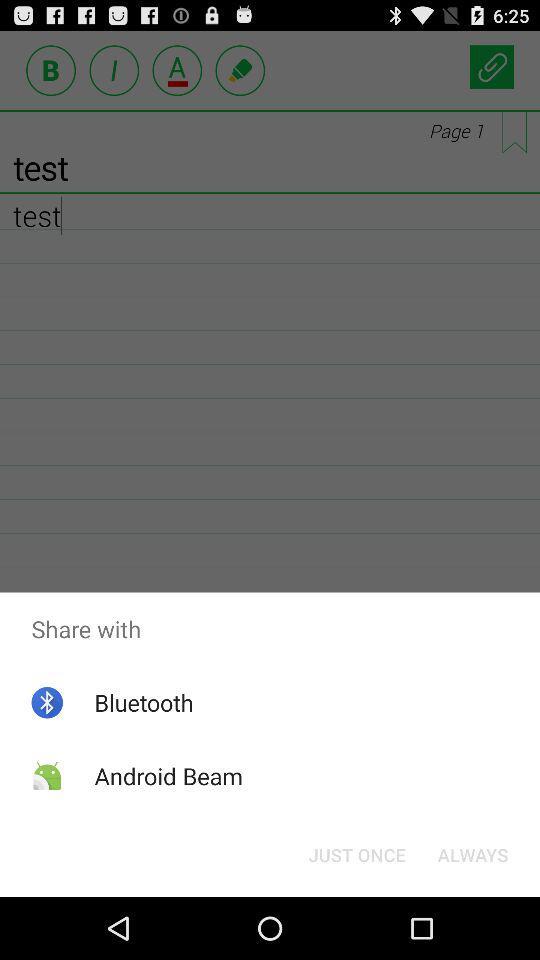 The width and height of the screenshot is (540, 960). What do you see at coordinates (143, 702) in the screenshot?
I see `the app below share with item` at bounding box center [143, 702].